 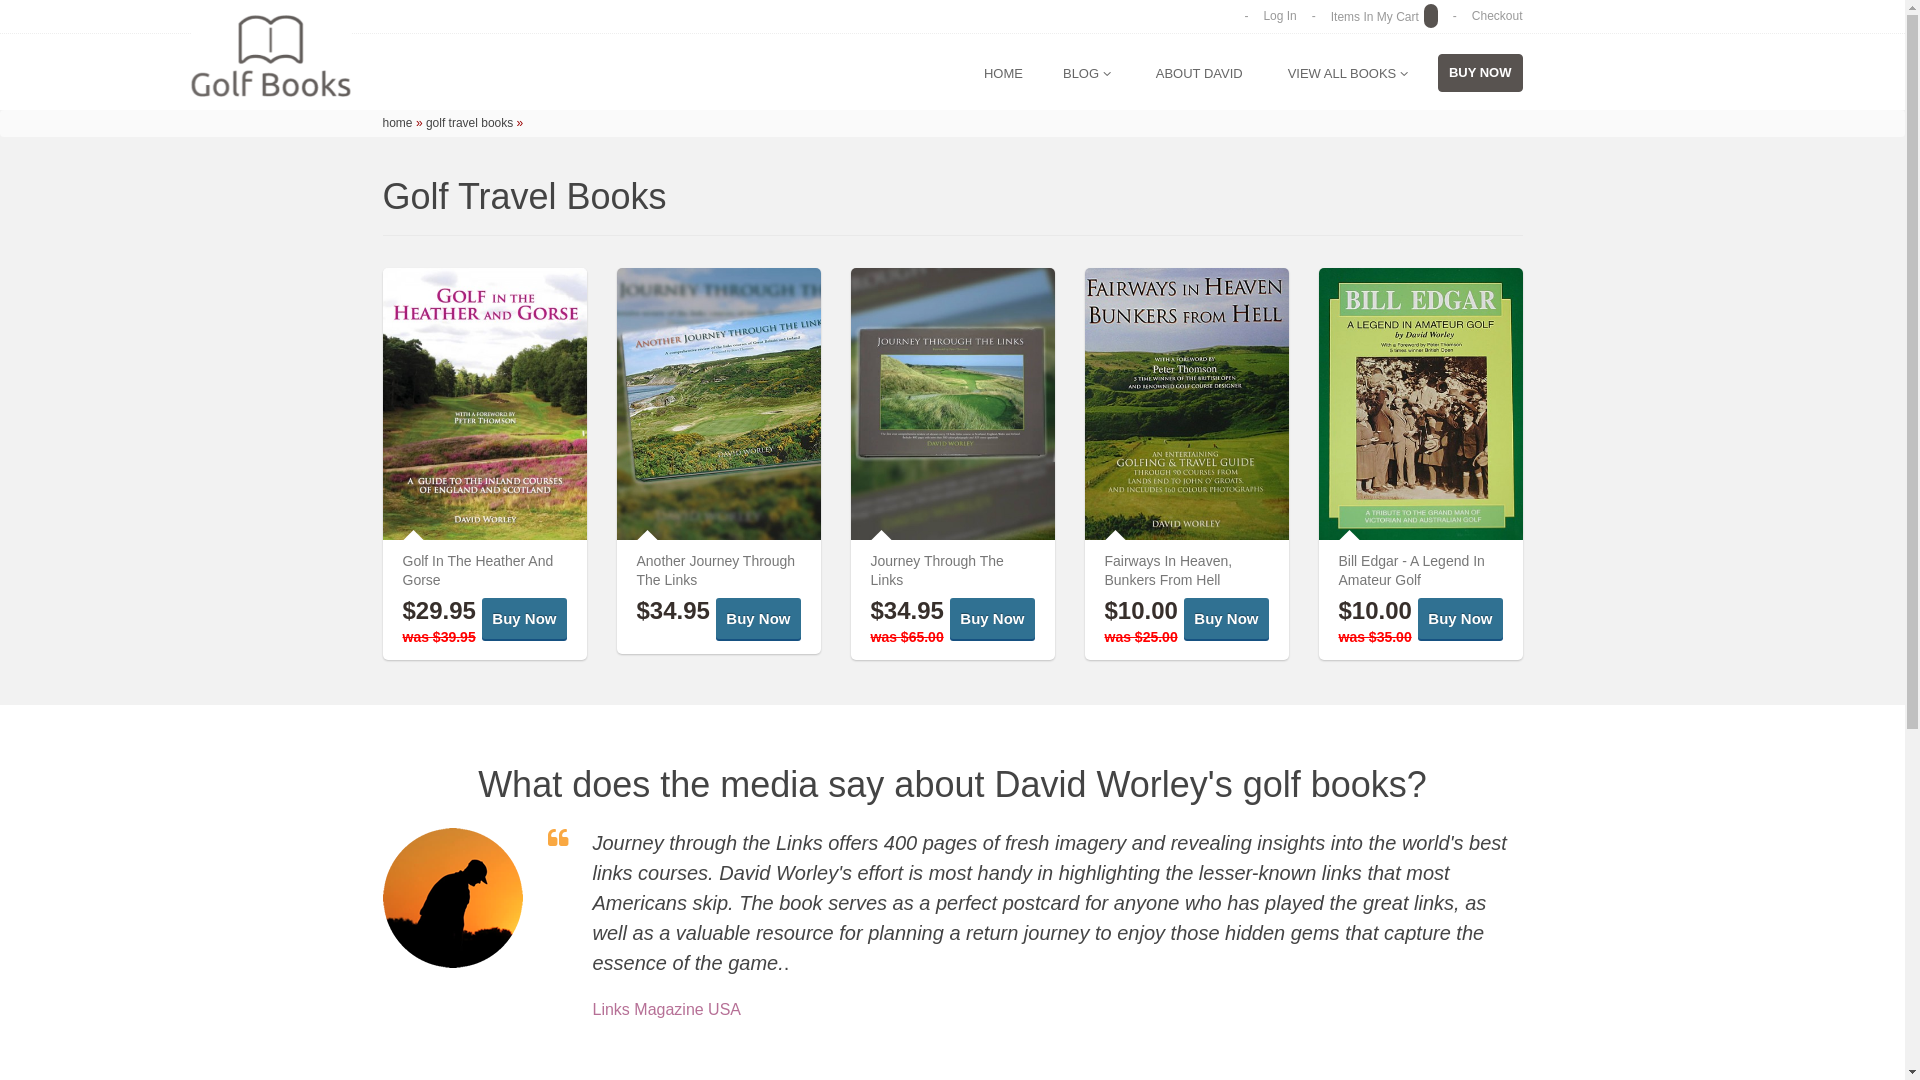 What do you see at coordinates (401, 570) in the screenshot?
I see `'Golf In The Heather And Gorse'` at bounding box center [401, 570].